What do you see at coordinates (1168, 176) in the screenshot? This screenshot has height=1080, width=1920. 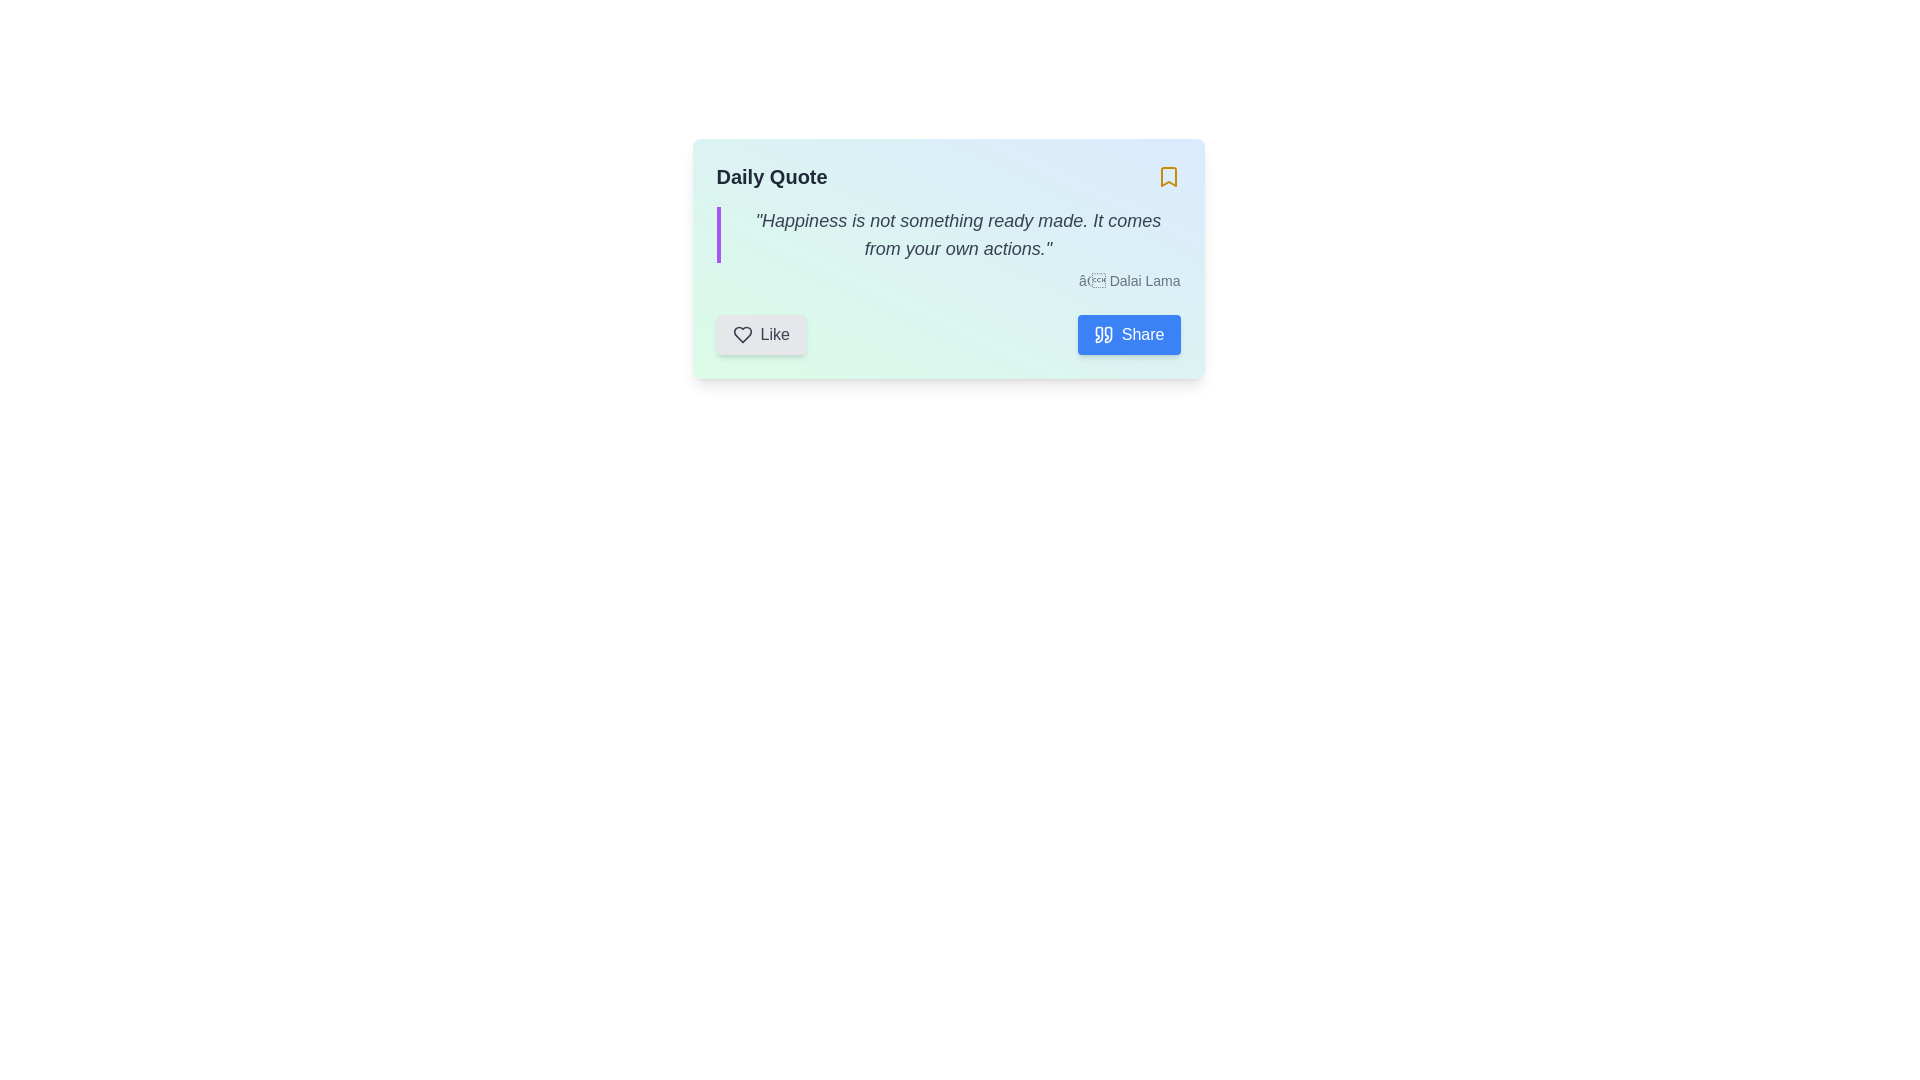 I see `the bookmark icon located at the top-right corner of the card, adjacent to the text 'Daily Quote'` at bounding box center [1168, 176].